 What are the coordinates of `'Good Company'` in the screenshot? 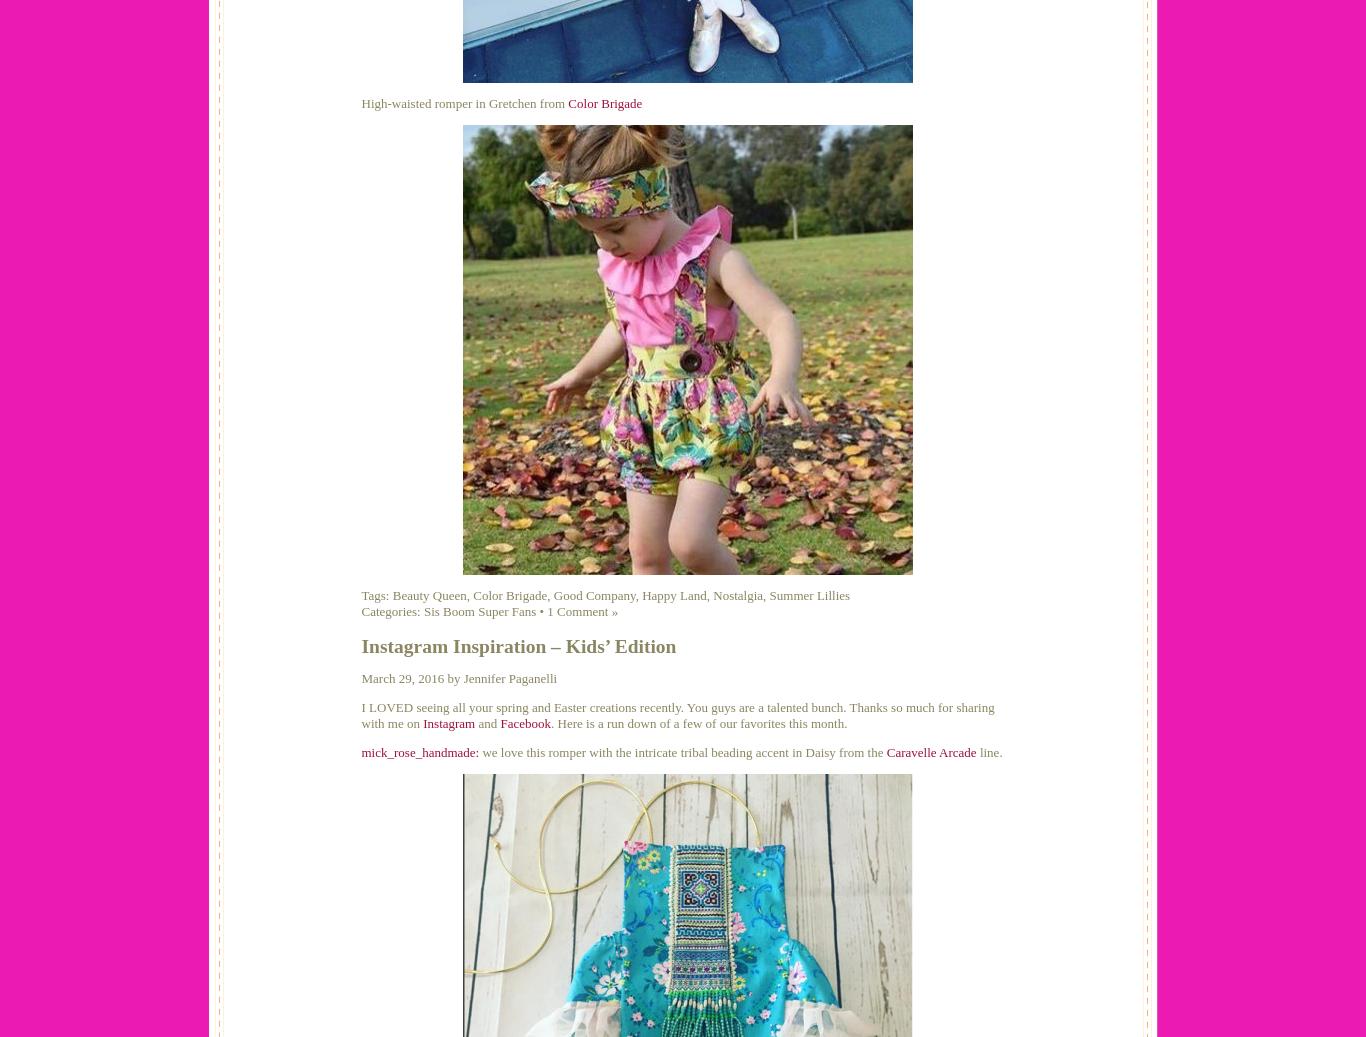 It's located at (552, 595).